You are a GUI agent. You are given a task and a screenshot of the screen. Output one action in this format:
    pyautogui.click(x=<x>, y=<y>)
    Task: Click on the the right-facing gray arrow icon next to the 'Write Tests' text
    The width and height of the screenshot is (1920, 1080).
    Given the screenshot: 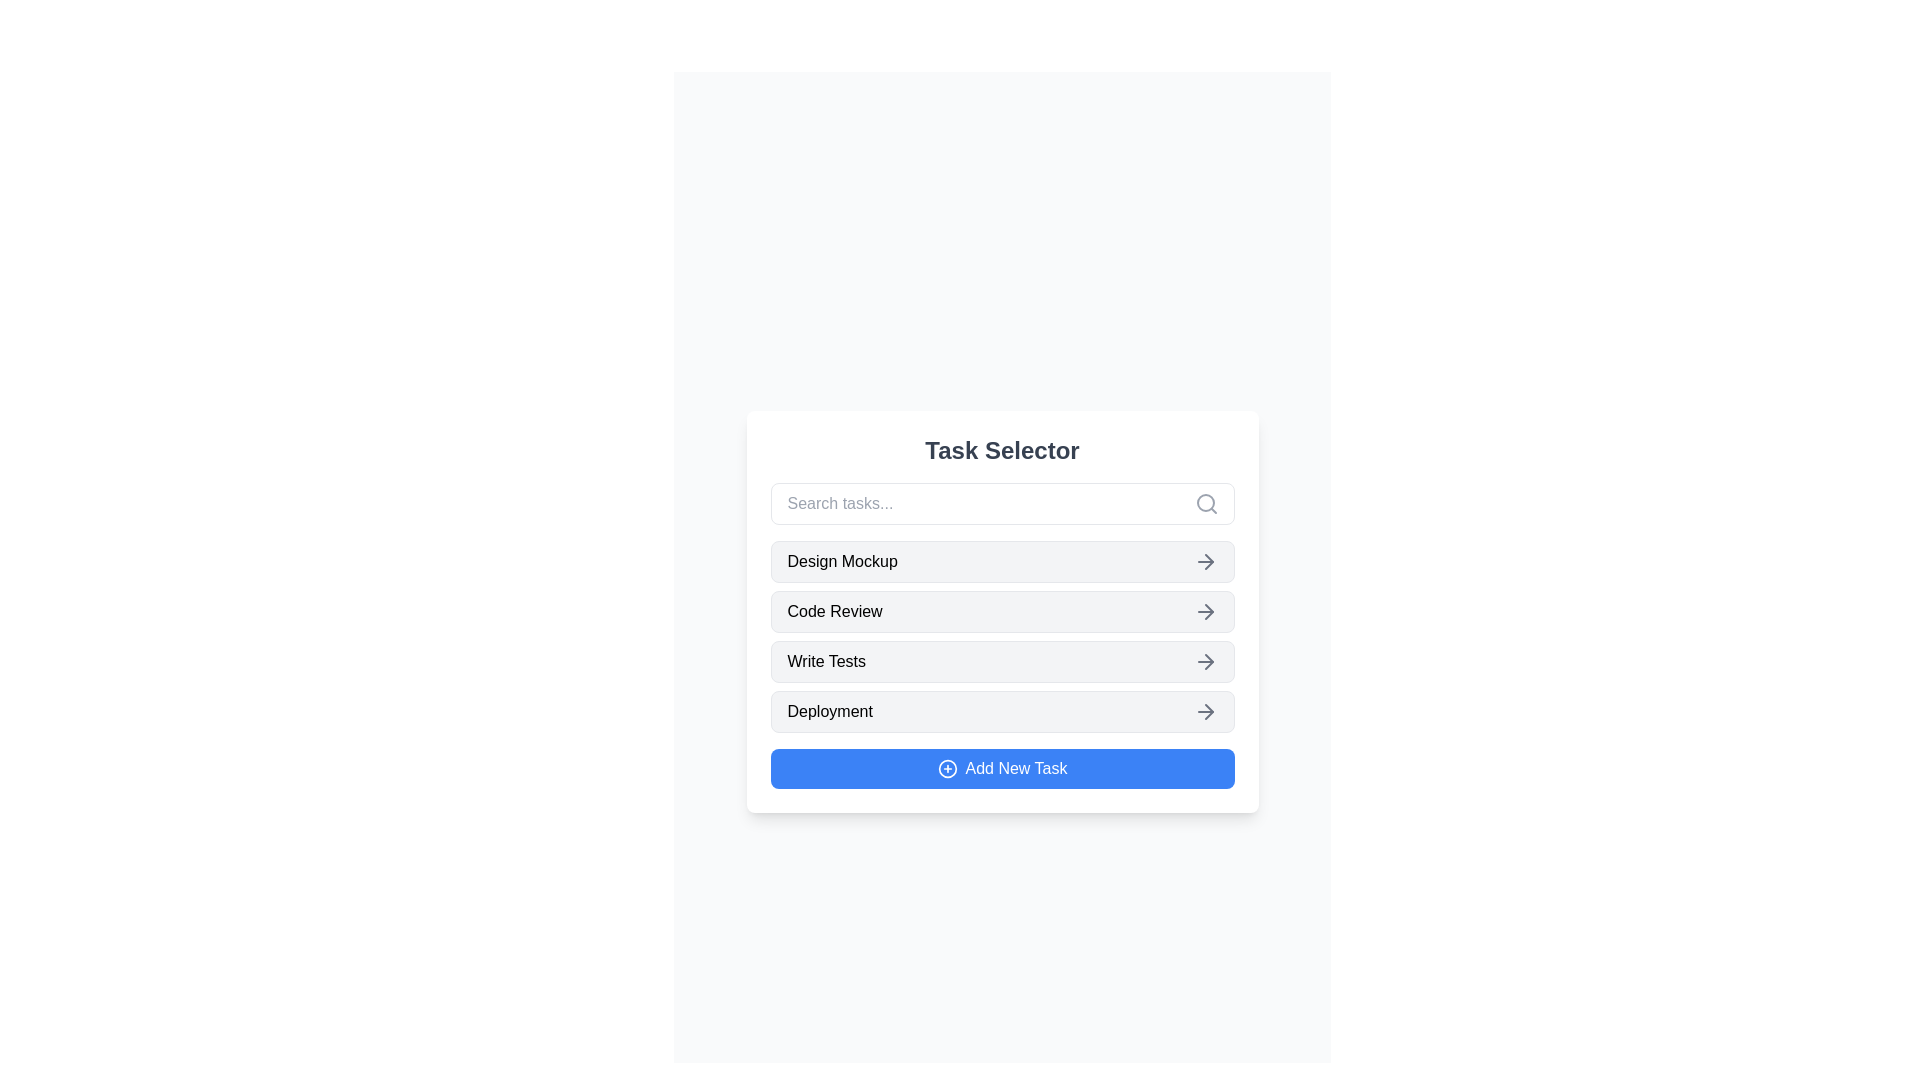 What is the action you would take?
    pyautogui.click(x=1204, y=662)
    